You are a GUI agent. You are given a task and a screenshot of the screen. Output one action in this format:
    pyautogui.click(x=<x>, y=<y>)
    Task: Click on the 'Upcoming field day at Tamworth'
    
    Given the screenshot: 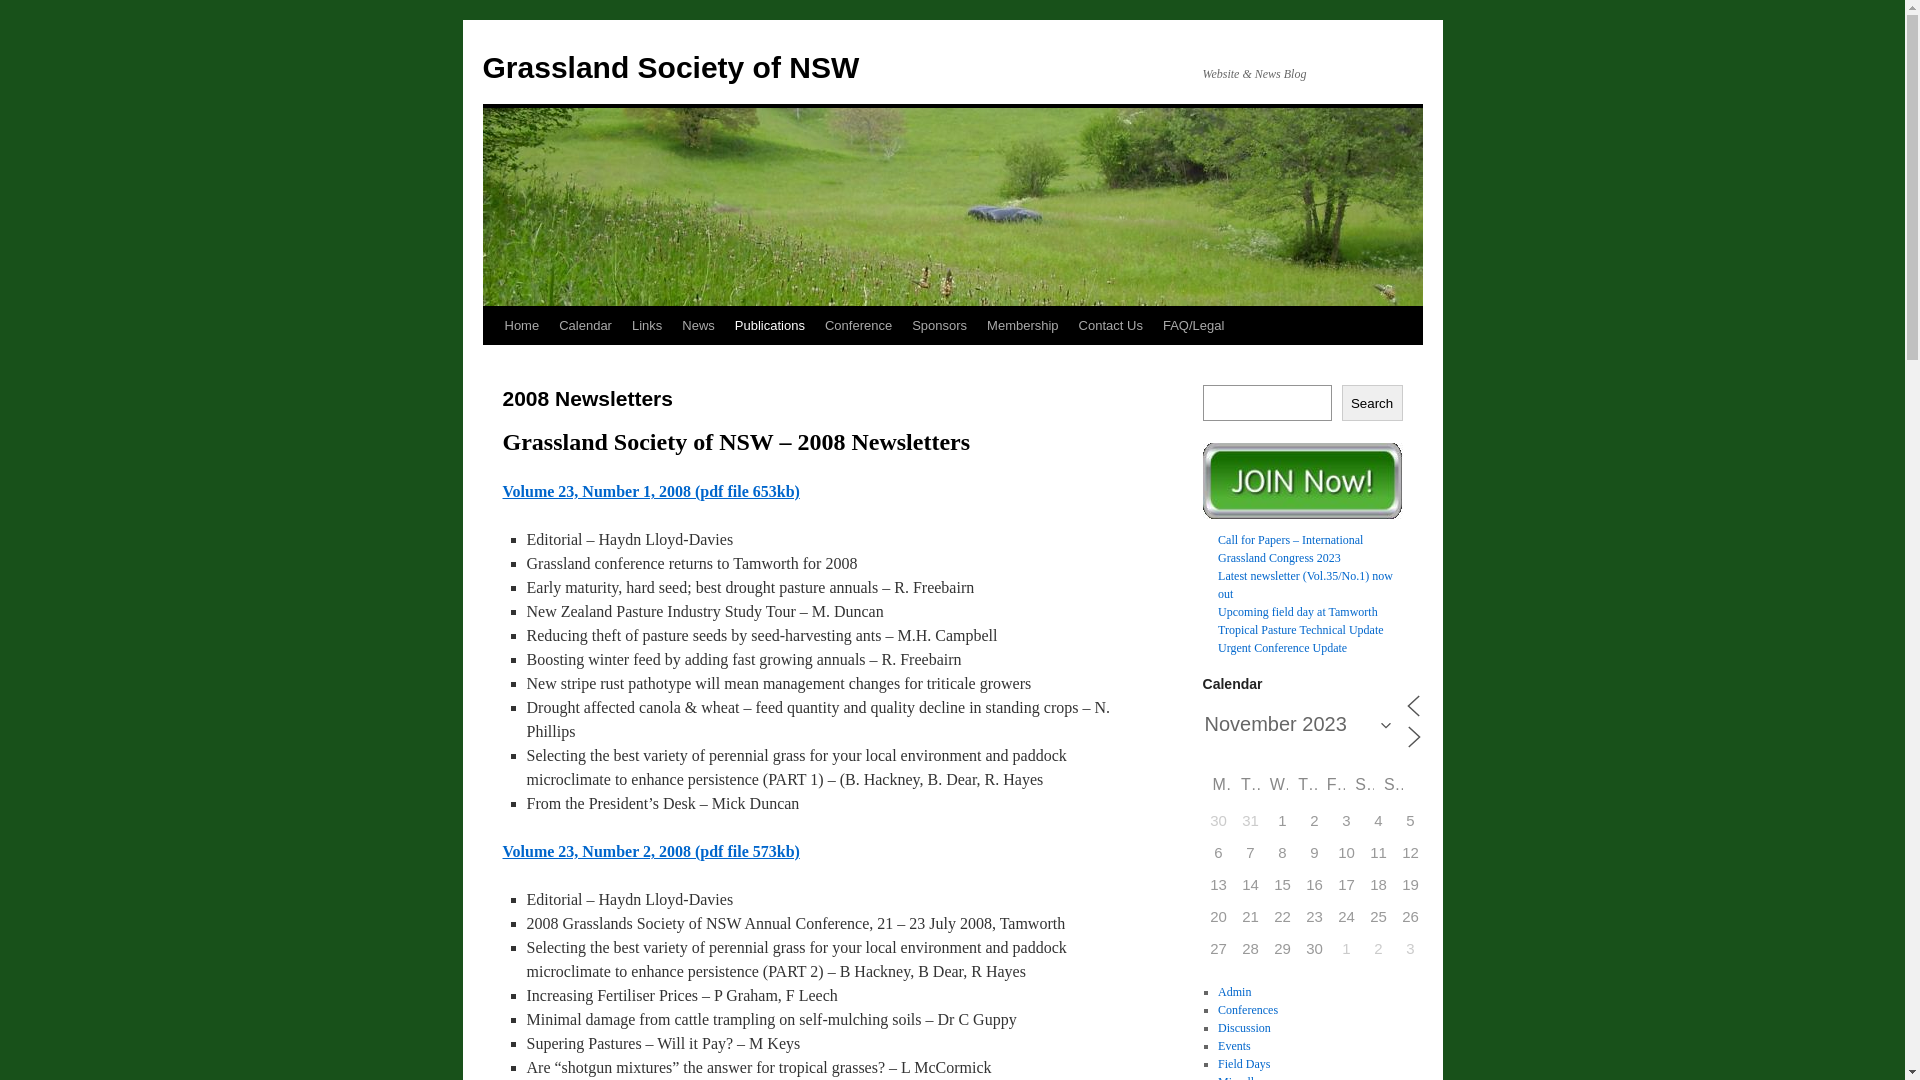 What is the action you would take?
    pyautogui.click(x=1297, y=611)
    